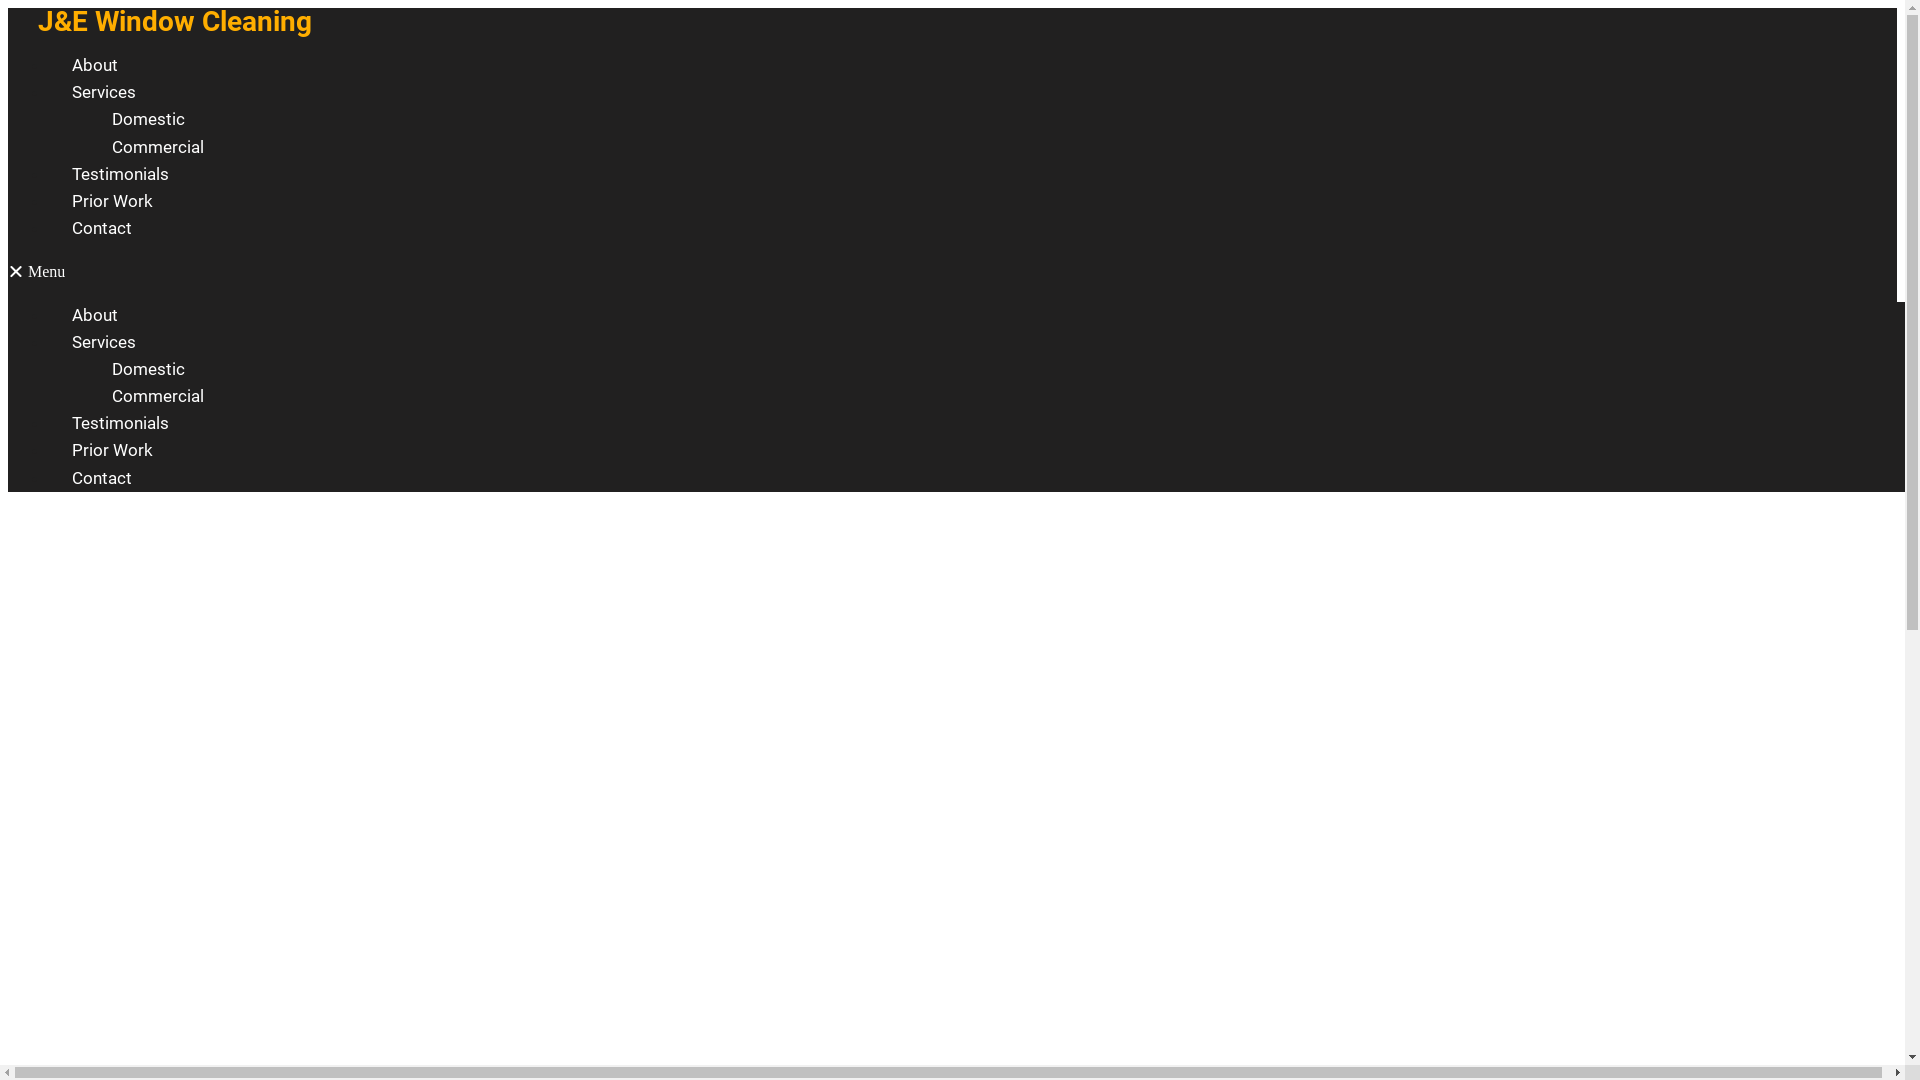 The image size is (1920, 1080). I want to click on 'Services', so click(103, 92).